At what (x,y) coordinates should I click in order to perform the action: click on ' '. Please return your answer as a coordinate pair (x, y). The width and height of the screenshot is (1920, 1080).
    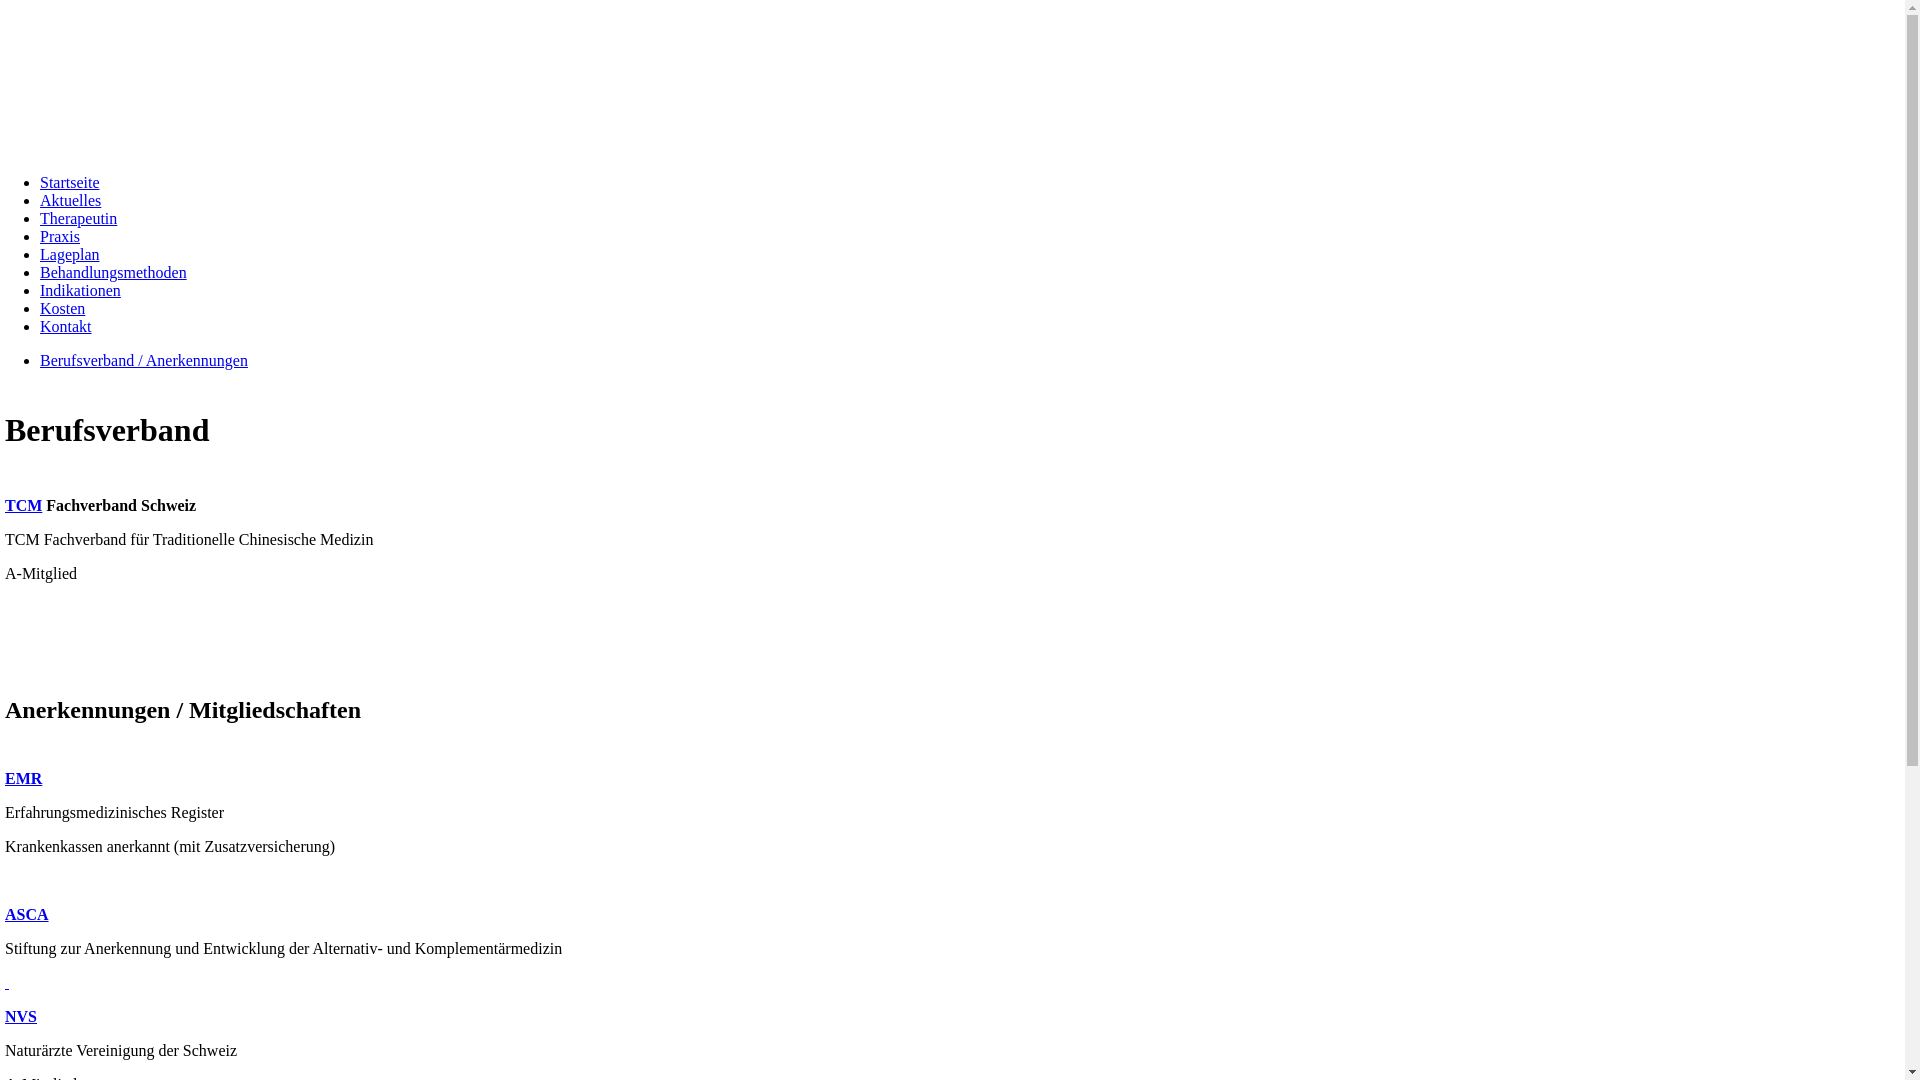
    Looking at the image, I should click on (6, 981).